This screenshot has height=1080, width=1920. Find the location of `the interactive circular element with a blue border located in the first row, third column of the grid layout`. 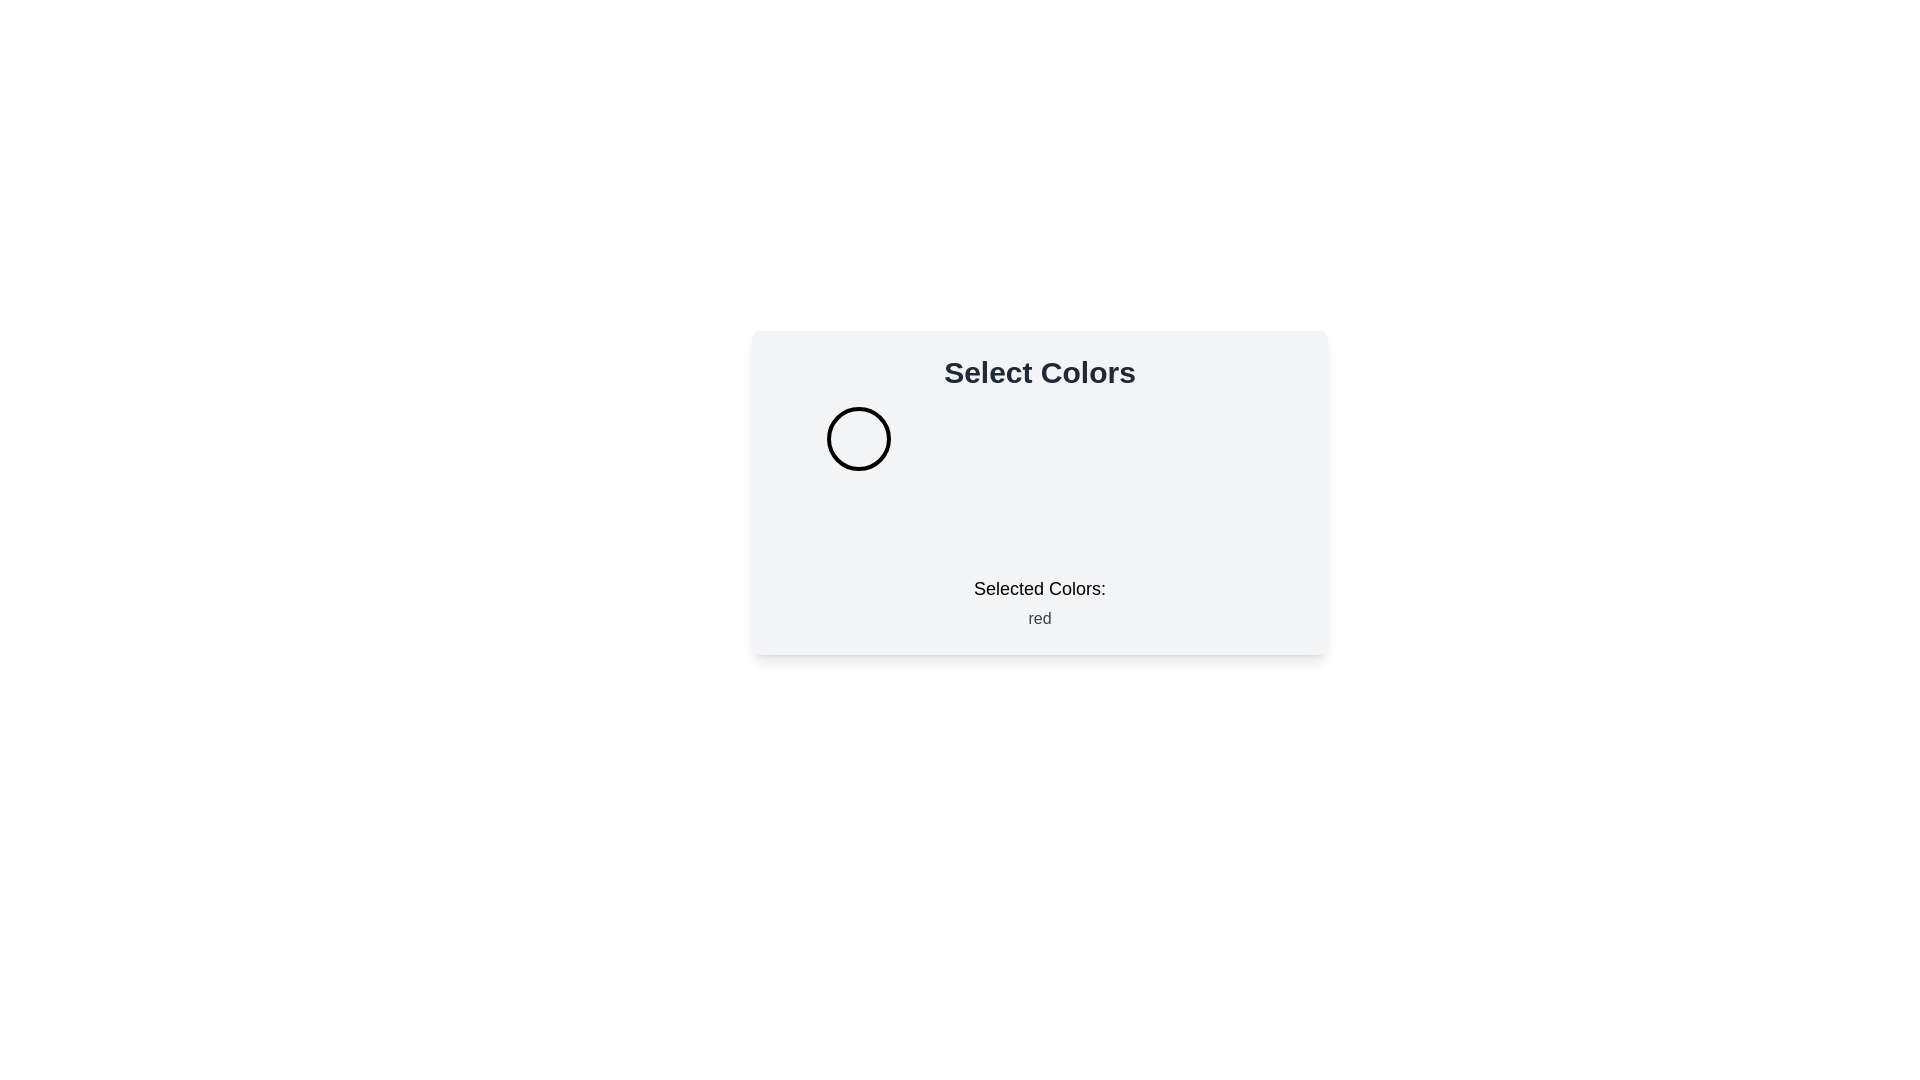

the interactive circular element with a blue border located in the first row, third column of the grid layout is located at coordinates (1220, 438).